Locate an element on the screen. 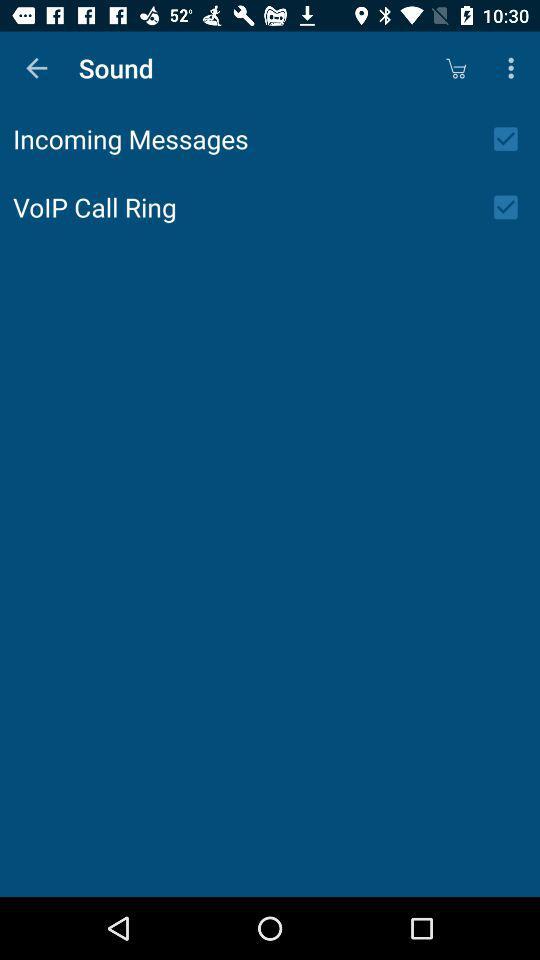 Image resolution: width=540 pixels, height=960 pixels. the app next to sound app is located at coordinates (455, 68).